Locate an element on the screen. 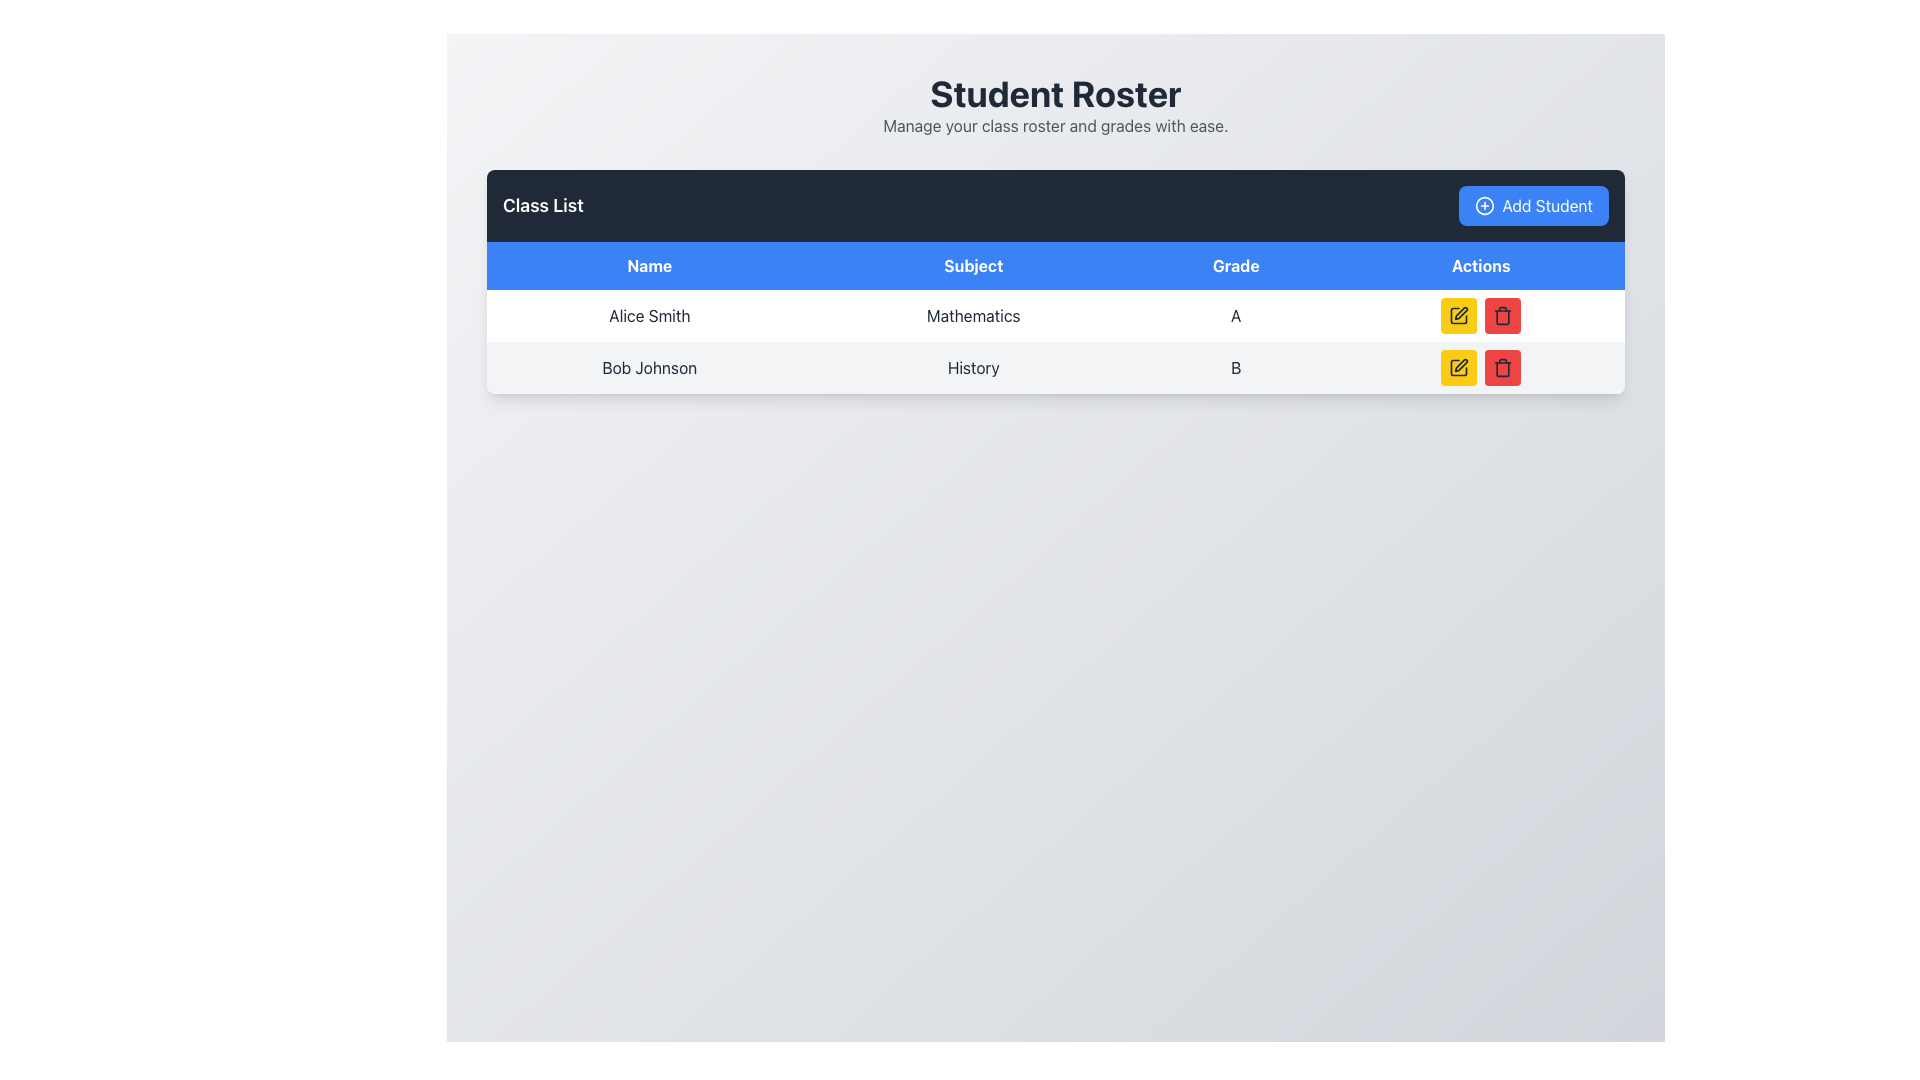 The height and width of the screenshot is (1080, 1920). the label displaying the word 'Name' in bold white text on a blue background, which is located at the far left of the header row in the table is located at coordinates (649, 265).